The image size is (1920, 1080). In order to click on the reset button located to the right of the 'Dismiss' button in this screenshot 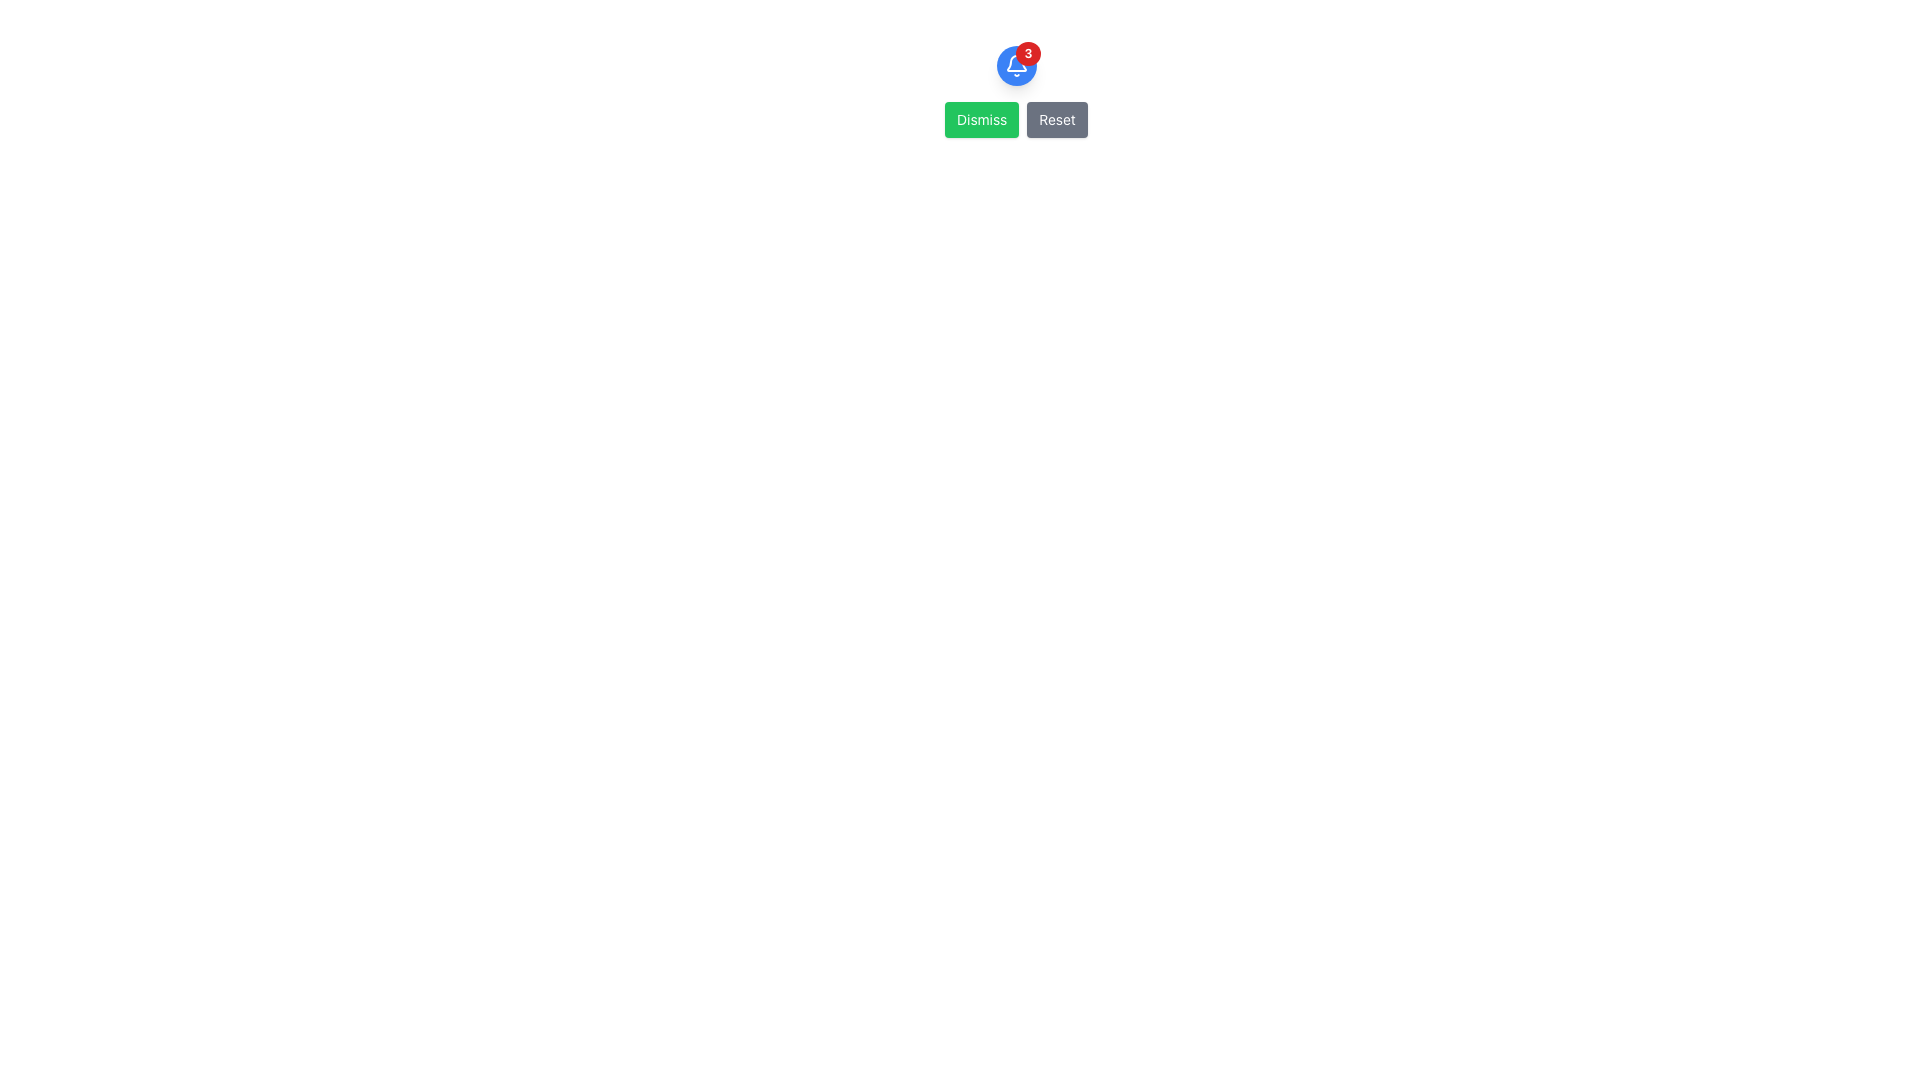, I will do `click(1056, 119)`.